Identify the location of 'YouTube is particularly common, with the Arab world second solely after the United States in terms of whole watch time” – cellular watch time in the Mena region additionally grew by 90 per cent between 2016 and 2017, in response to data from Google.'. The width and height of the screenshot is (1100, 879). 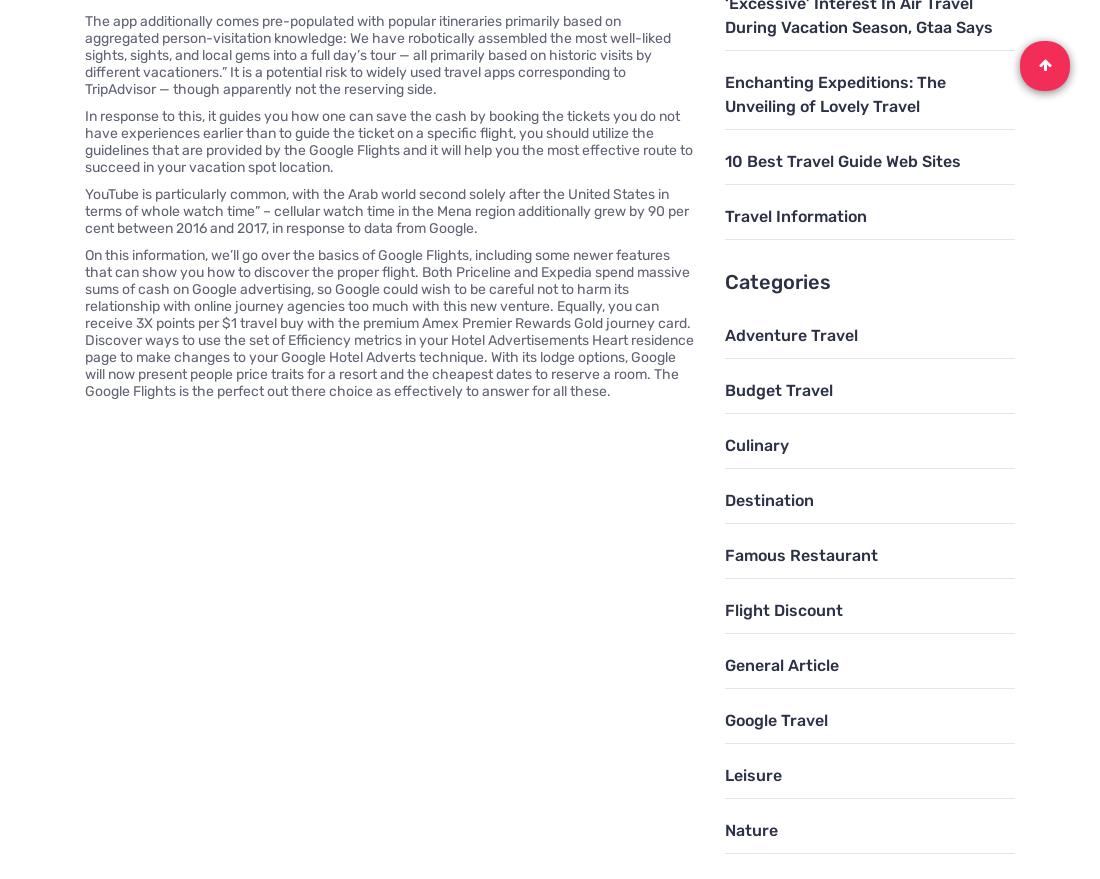
(386, 211).